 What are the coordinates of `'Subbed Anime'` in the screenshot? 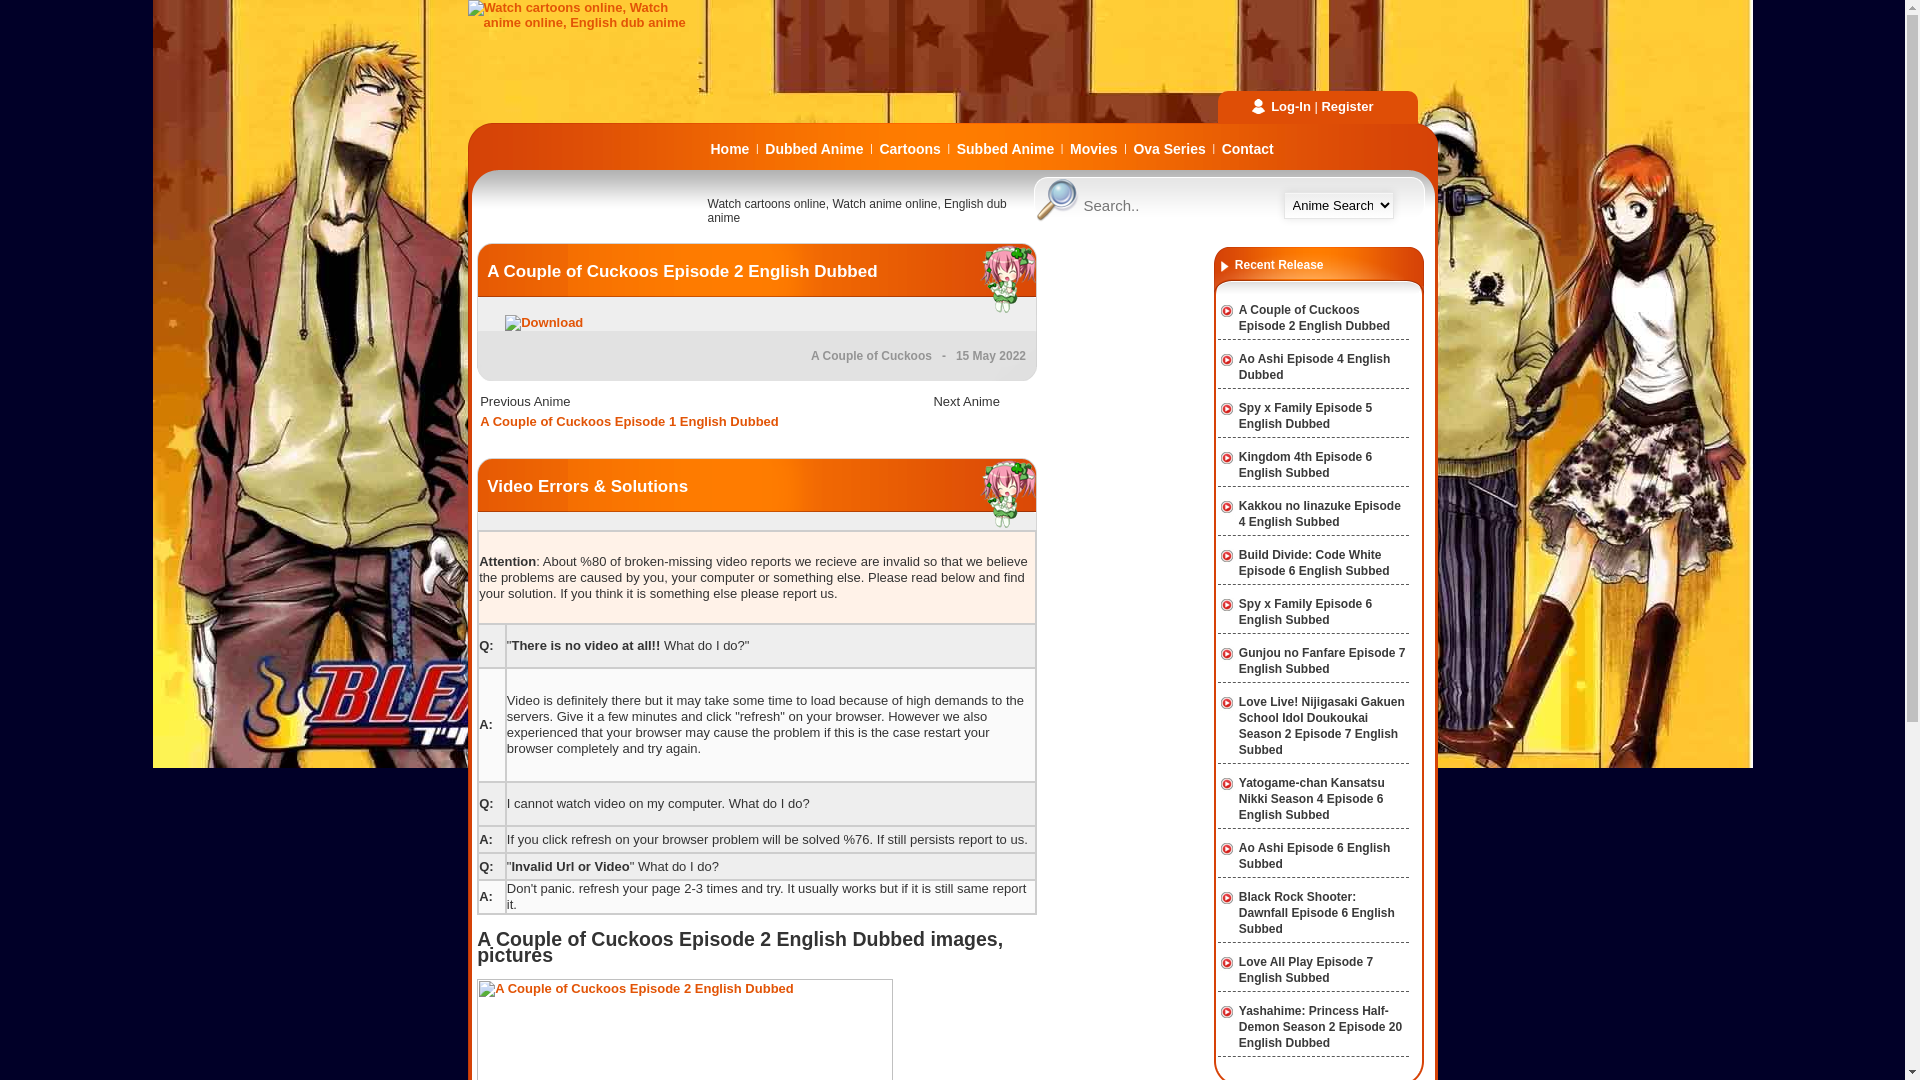 It's located at (1006, 148).